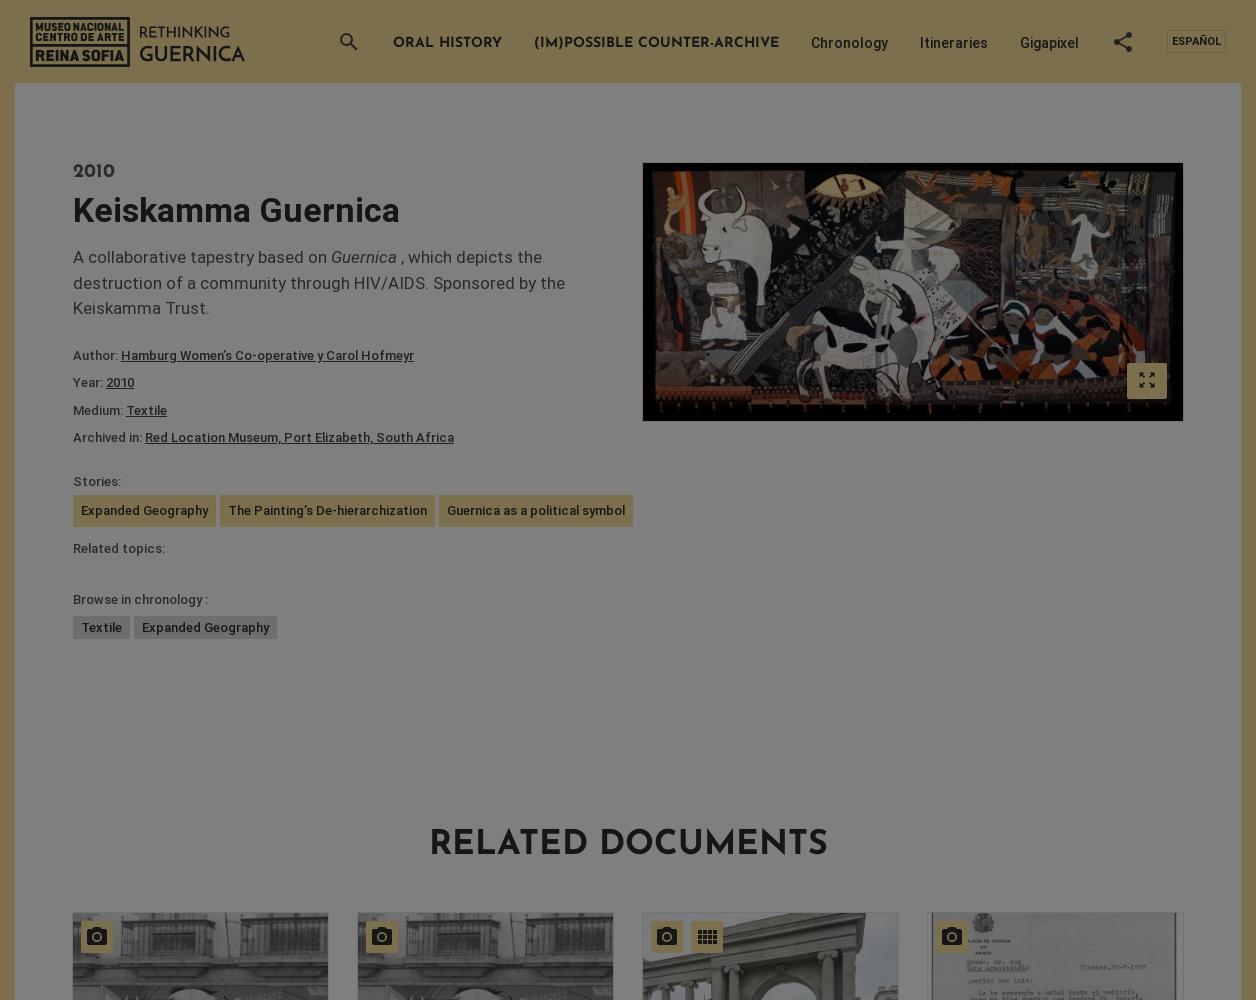  I want to click on 'Browse in chronology :', so click(72, 598).